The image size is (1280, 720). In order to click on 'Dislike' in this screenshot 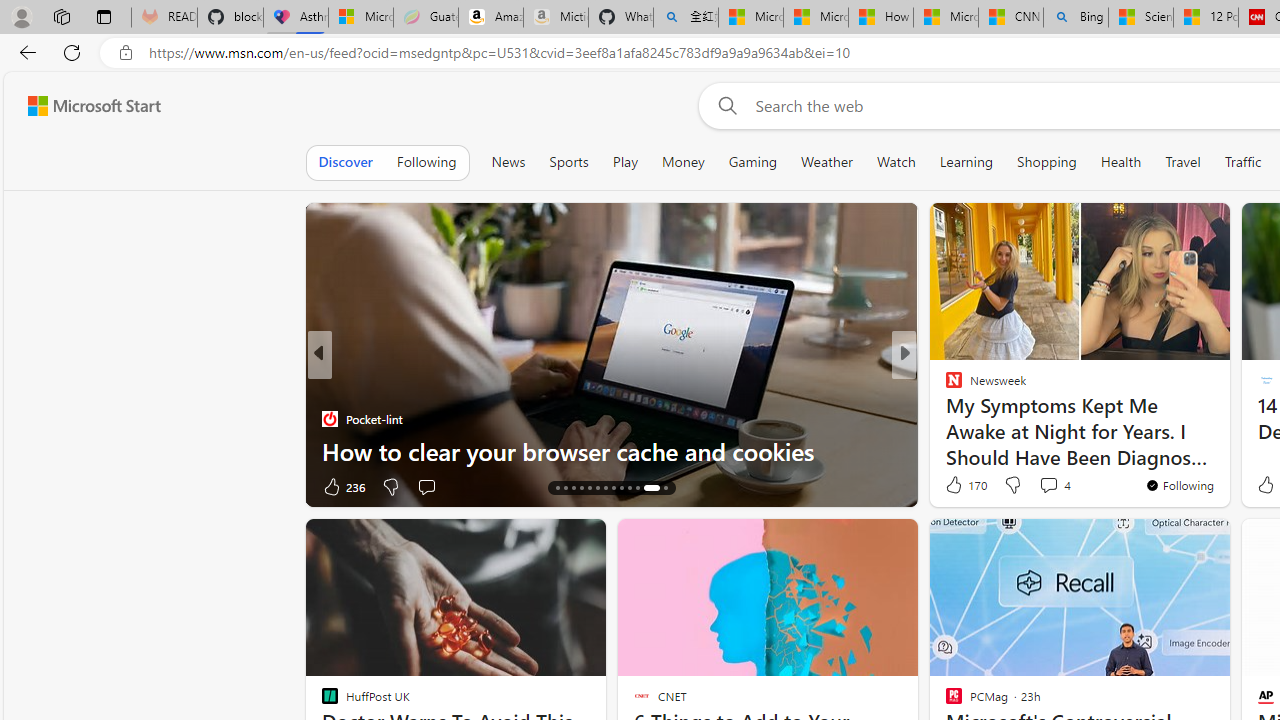, I will do `click(1012, 484)`.